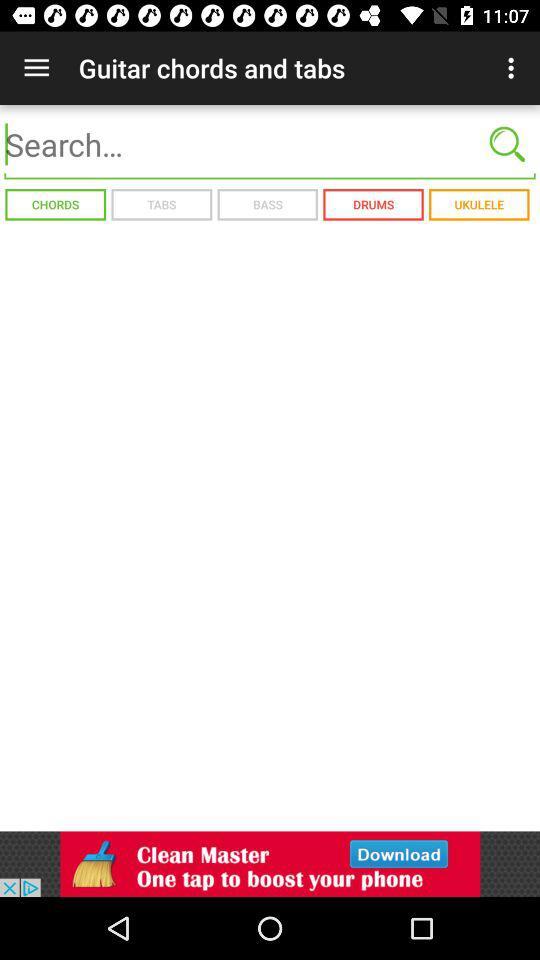 The width and height of the screenshot is (540, 960). What do you see at coordinates (507, 143) in the screenshot?
I see `the search icon` at bounding box center [507, 143].